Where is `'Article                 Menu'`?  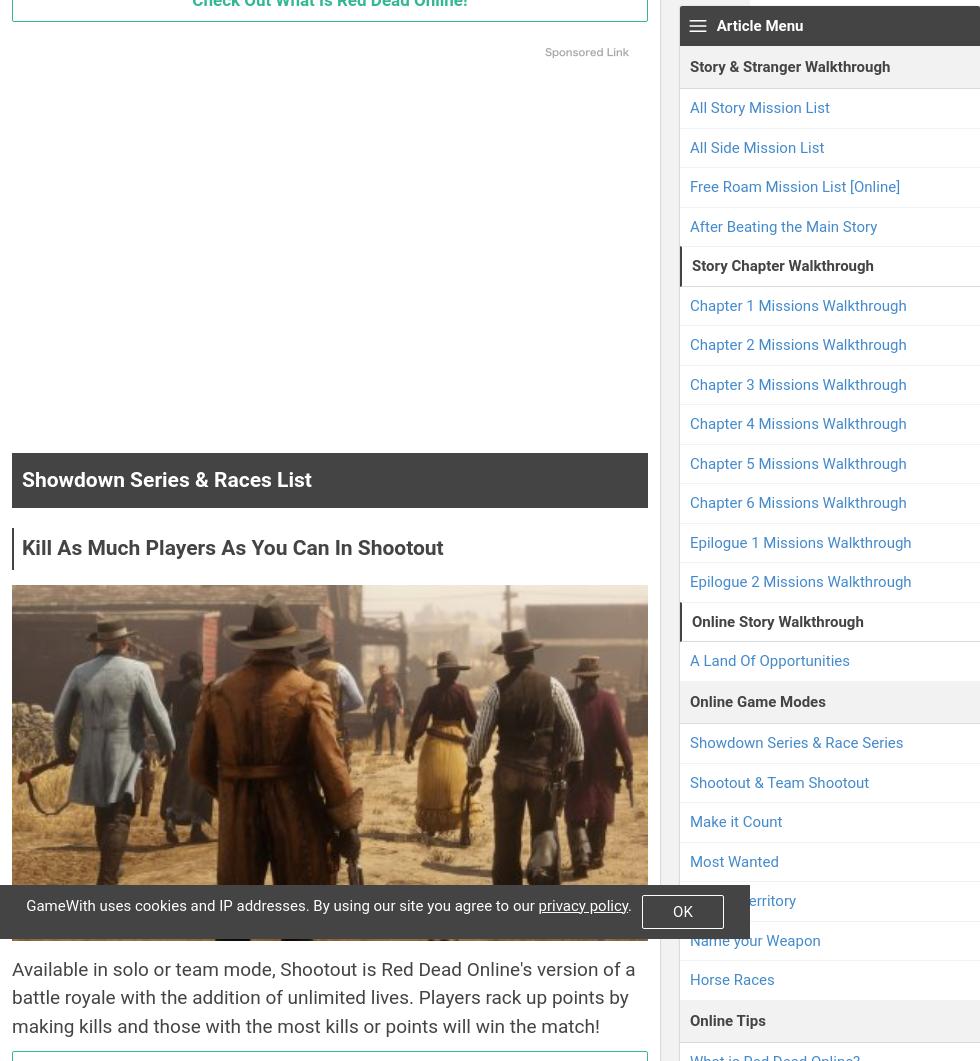 'Article                 Menu' is located at coordinates (759, 25).